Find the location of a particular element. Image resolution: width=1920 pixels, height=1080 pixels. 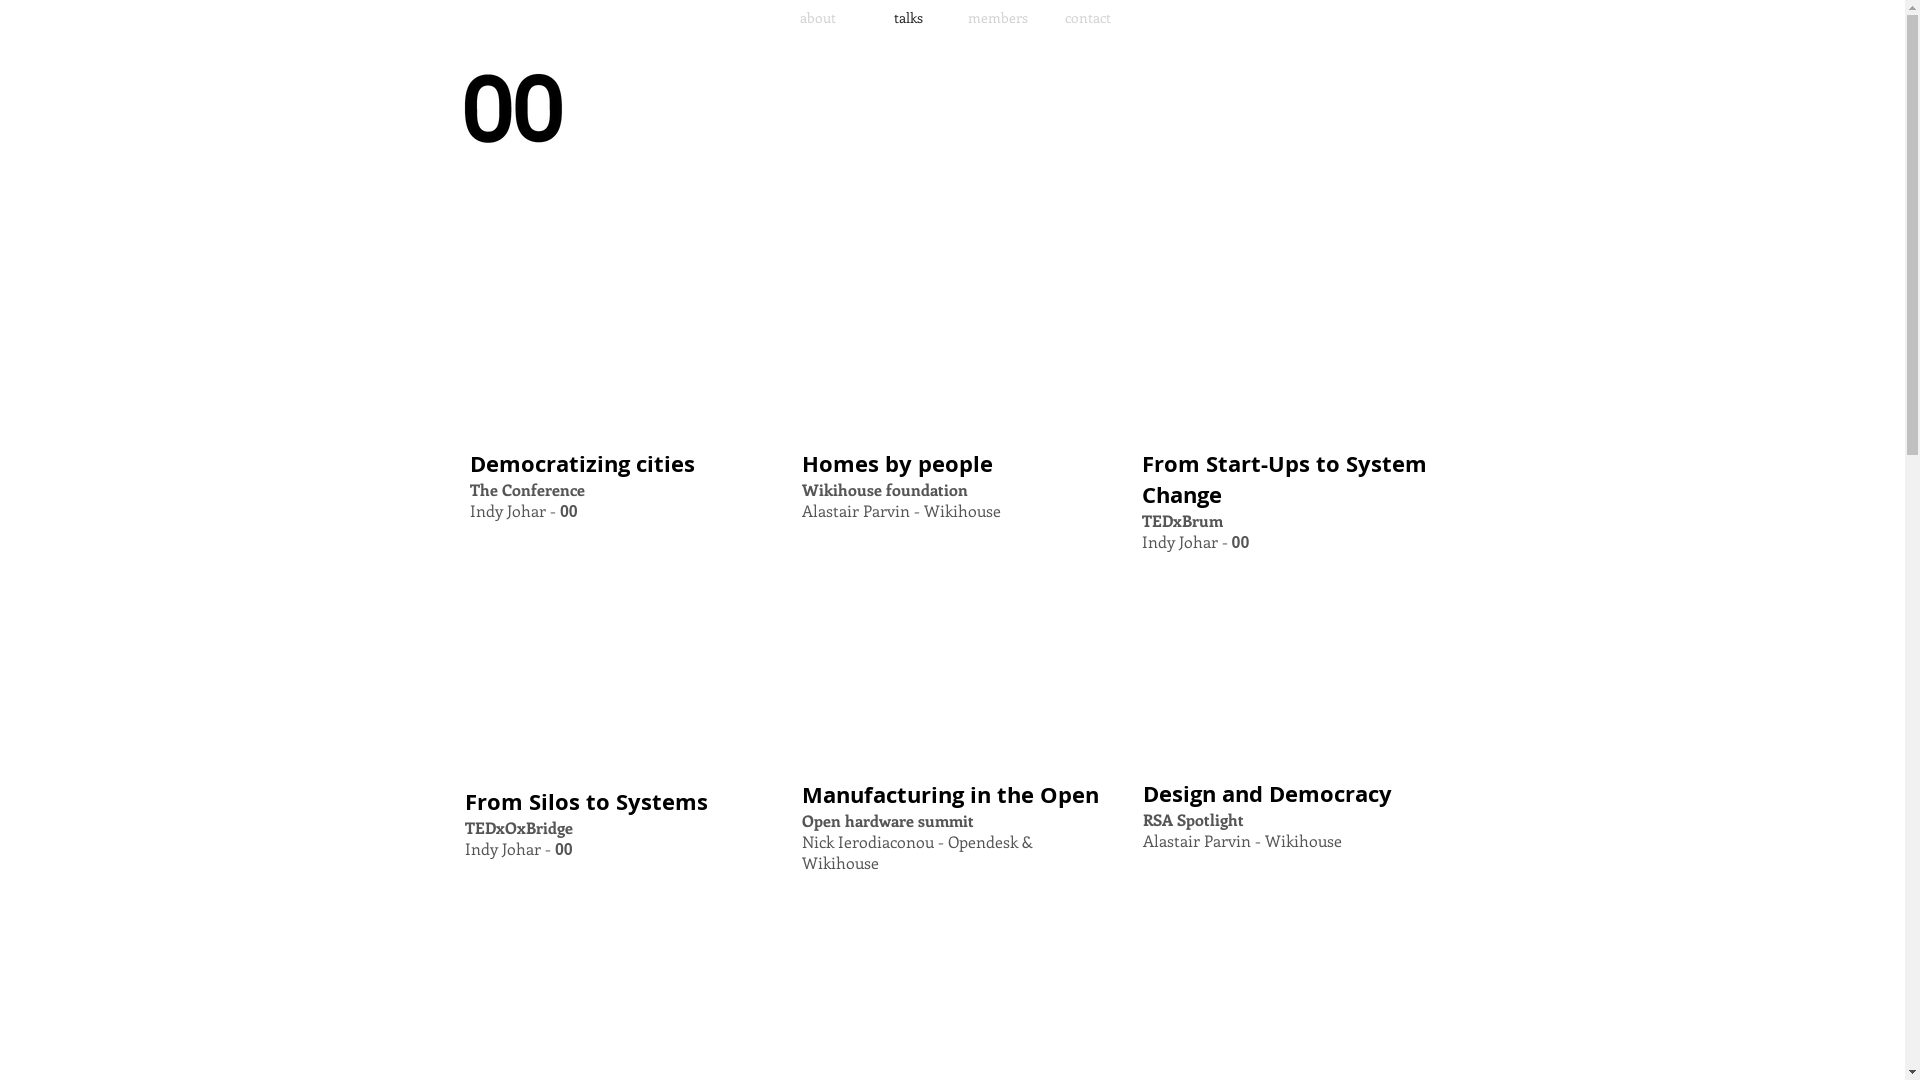

'External YouTube' is located at coordinates (801, 333).